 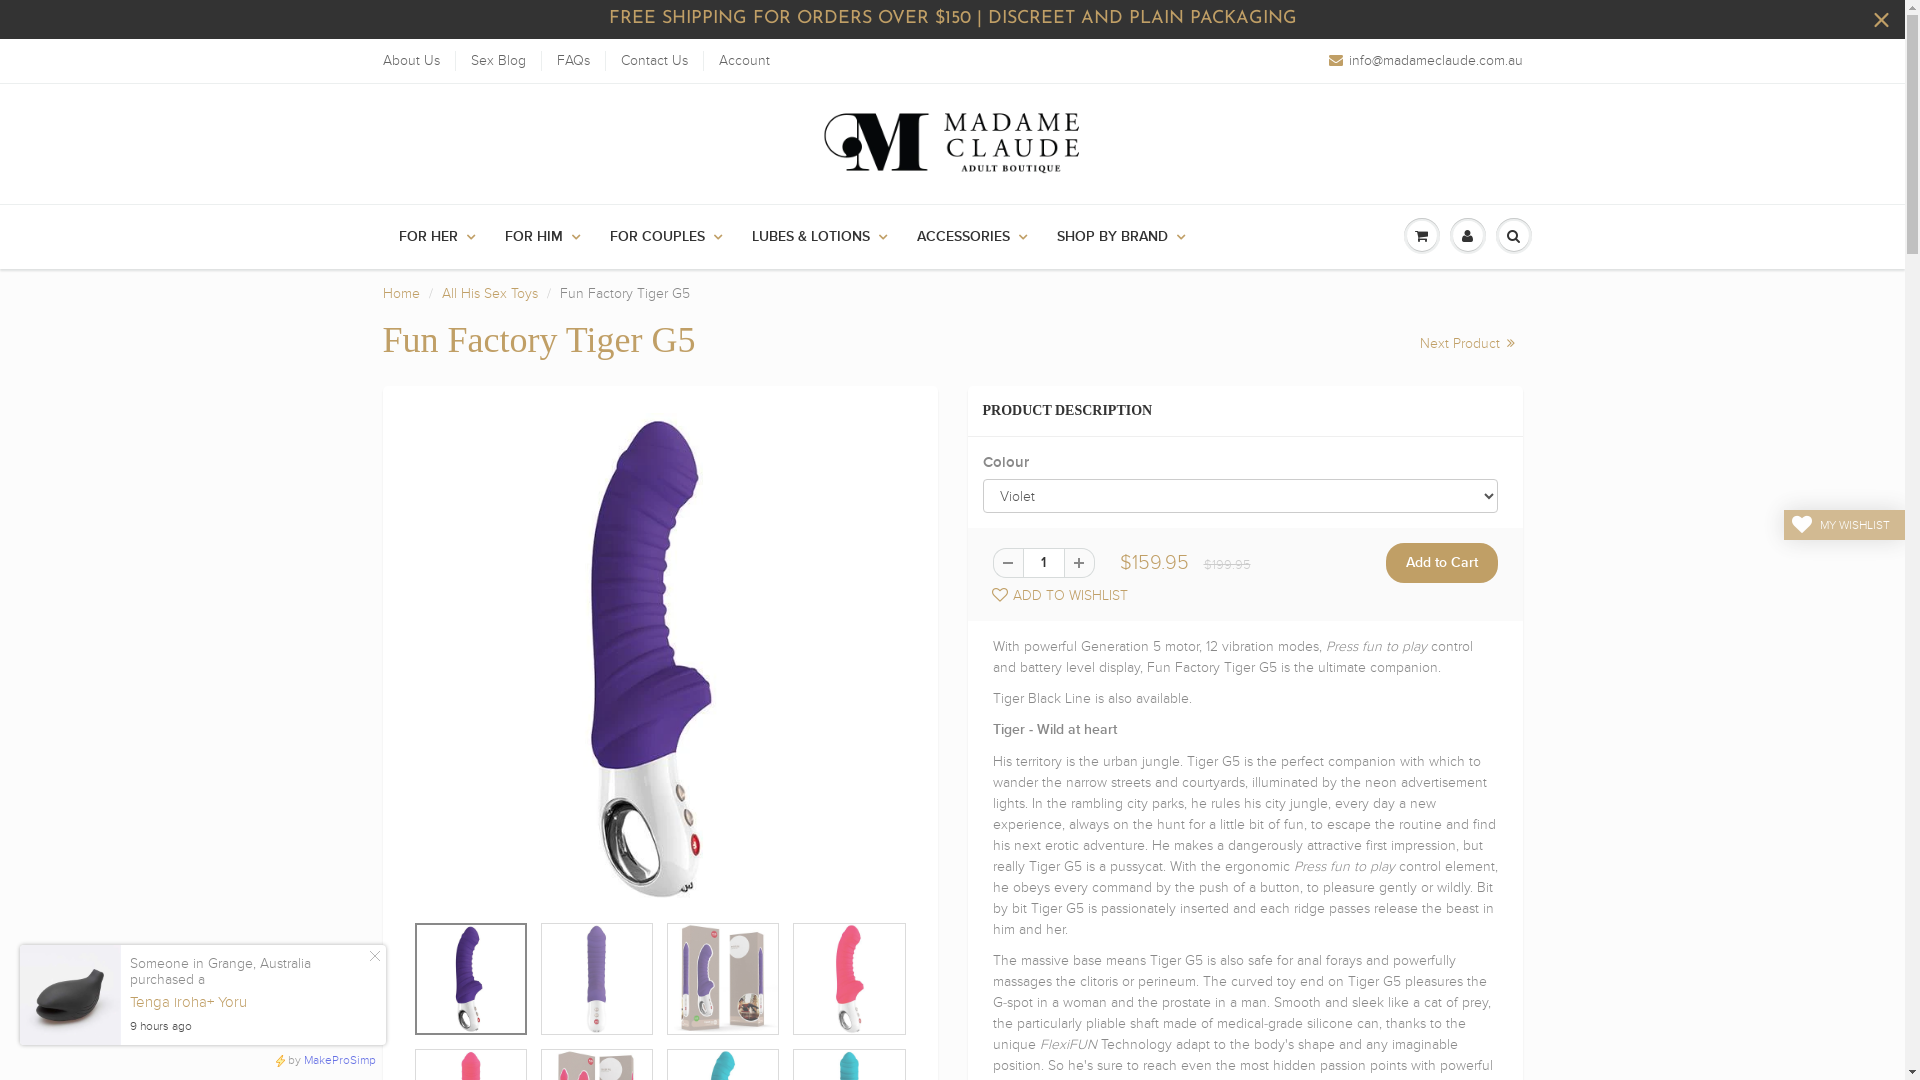 I want to click on 'MY WISHLIST', so click(x=1843, y=523).